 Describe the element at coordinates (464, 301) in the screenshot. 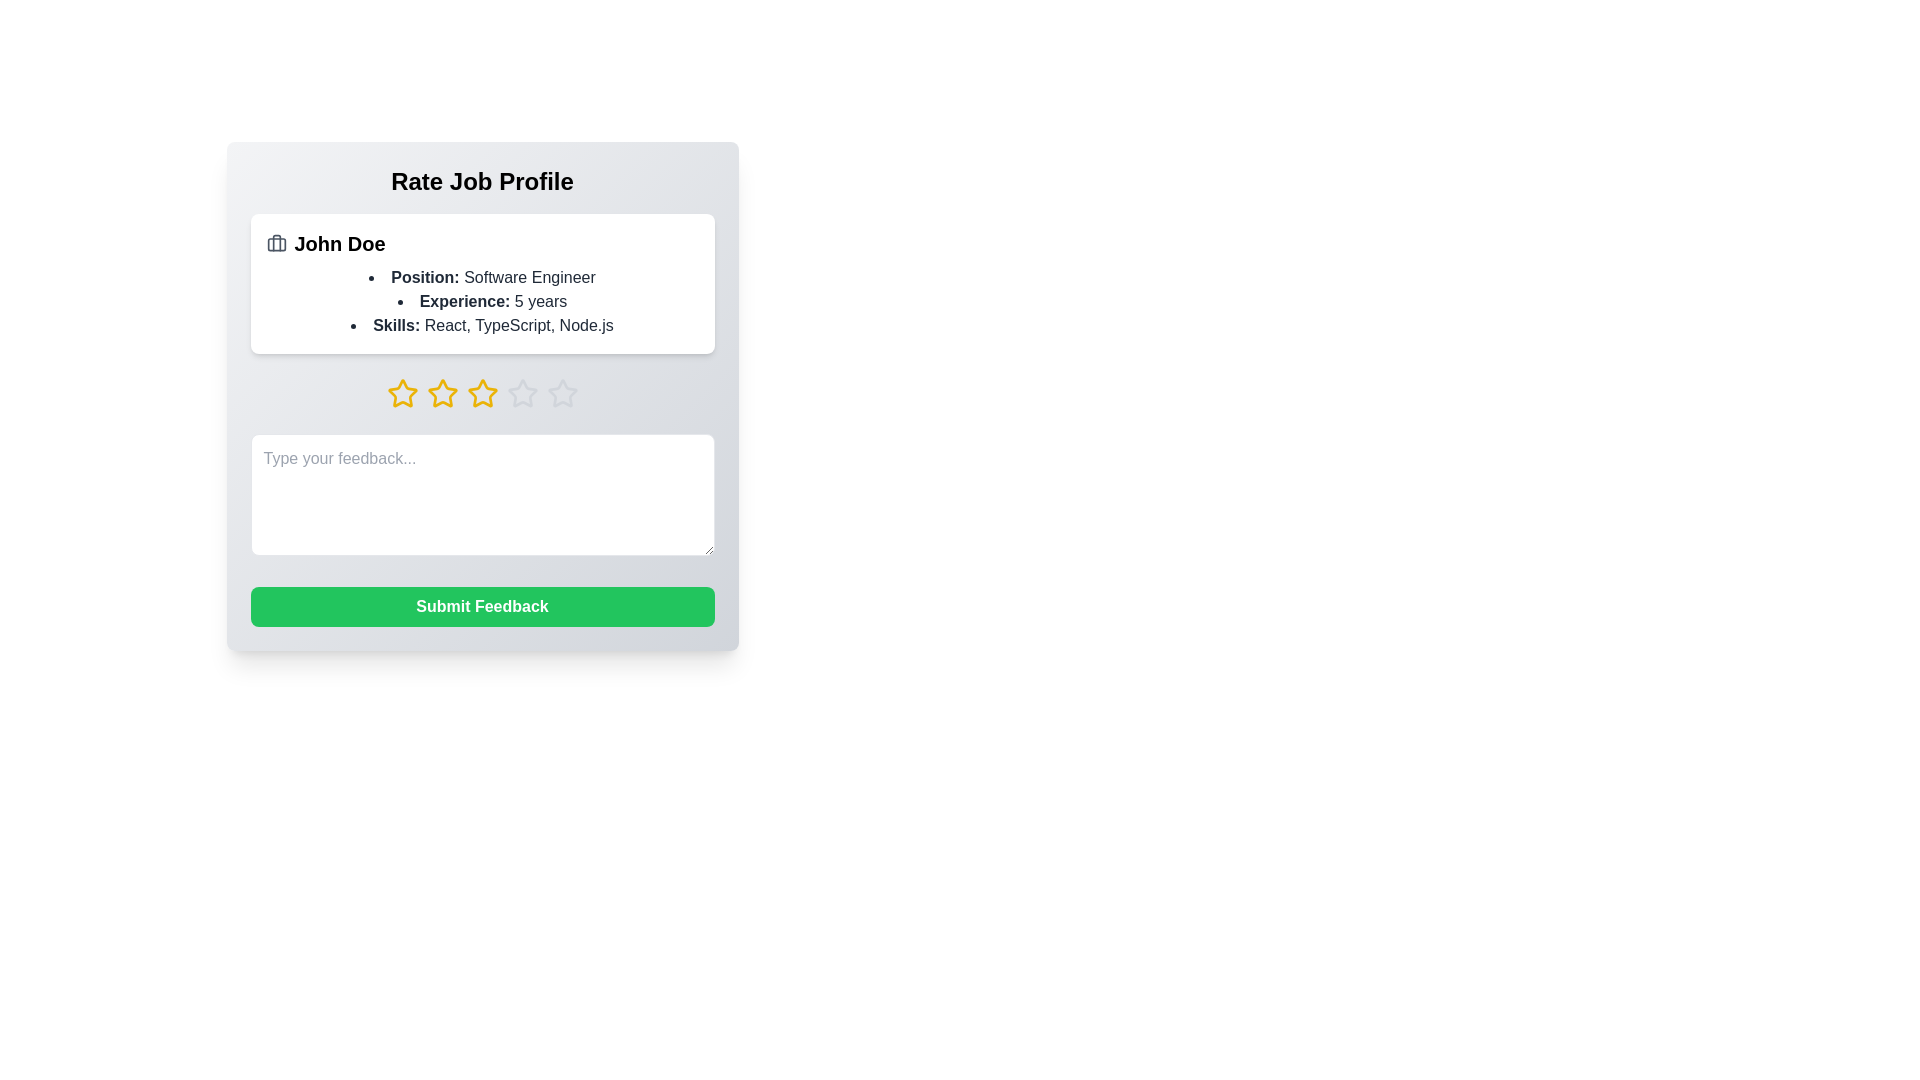

I see `the label that introduces the user's years of experience, located below the name 'John Doe' and centered within the larger card` at that location.